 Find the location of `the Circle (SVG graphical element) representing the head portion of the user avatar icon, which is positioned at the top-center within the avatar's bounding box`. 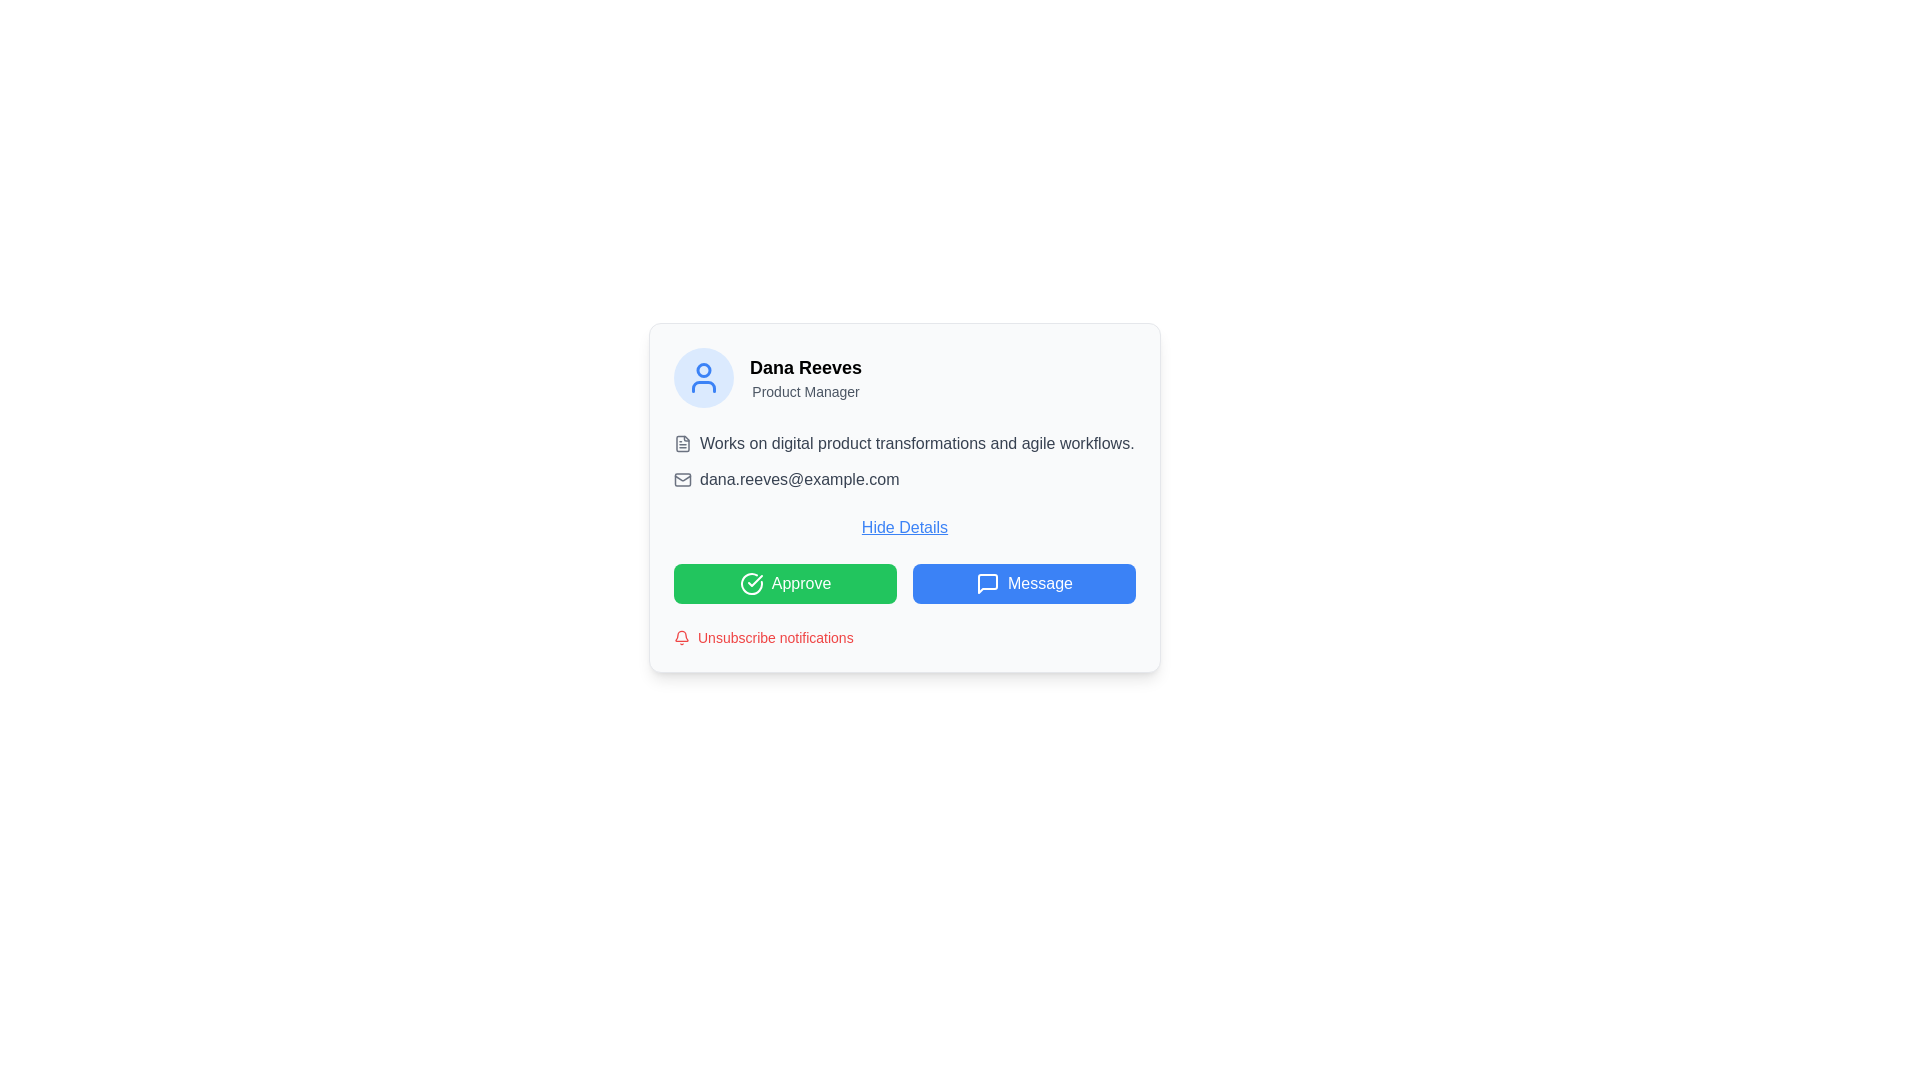

the Circle (SVG graphical element) representing the head portion of the user avatar icon, which is positioned at the top-center within the avatar's bounding box is located at coordinates (704, 370).